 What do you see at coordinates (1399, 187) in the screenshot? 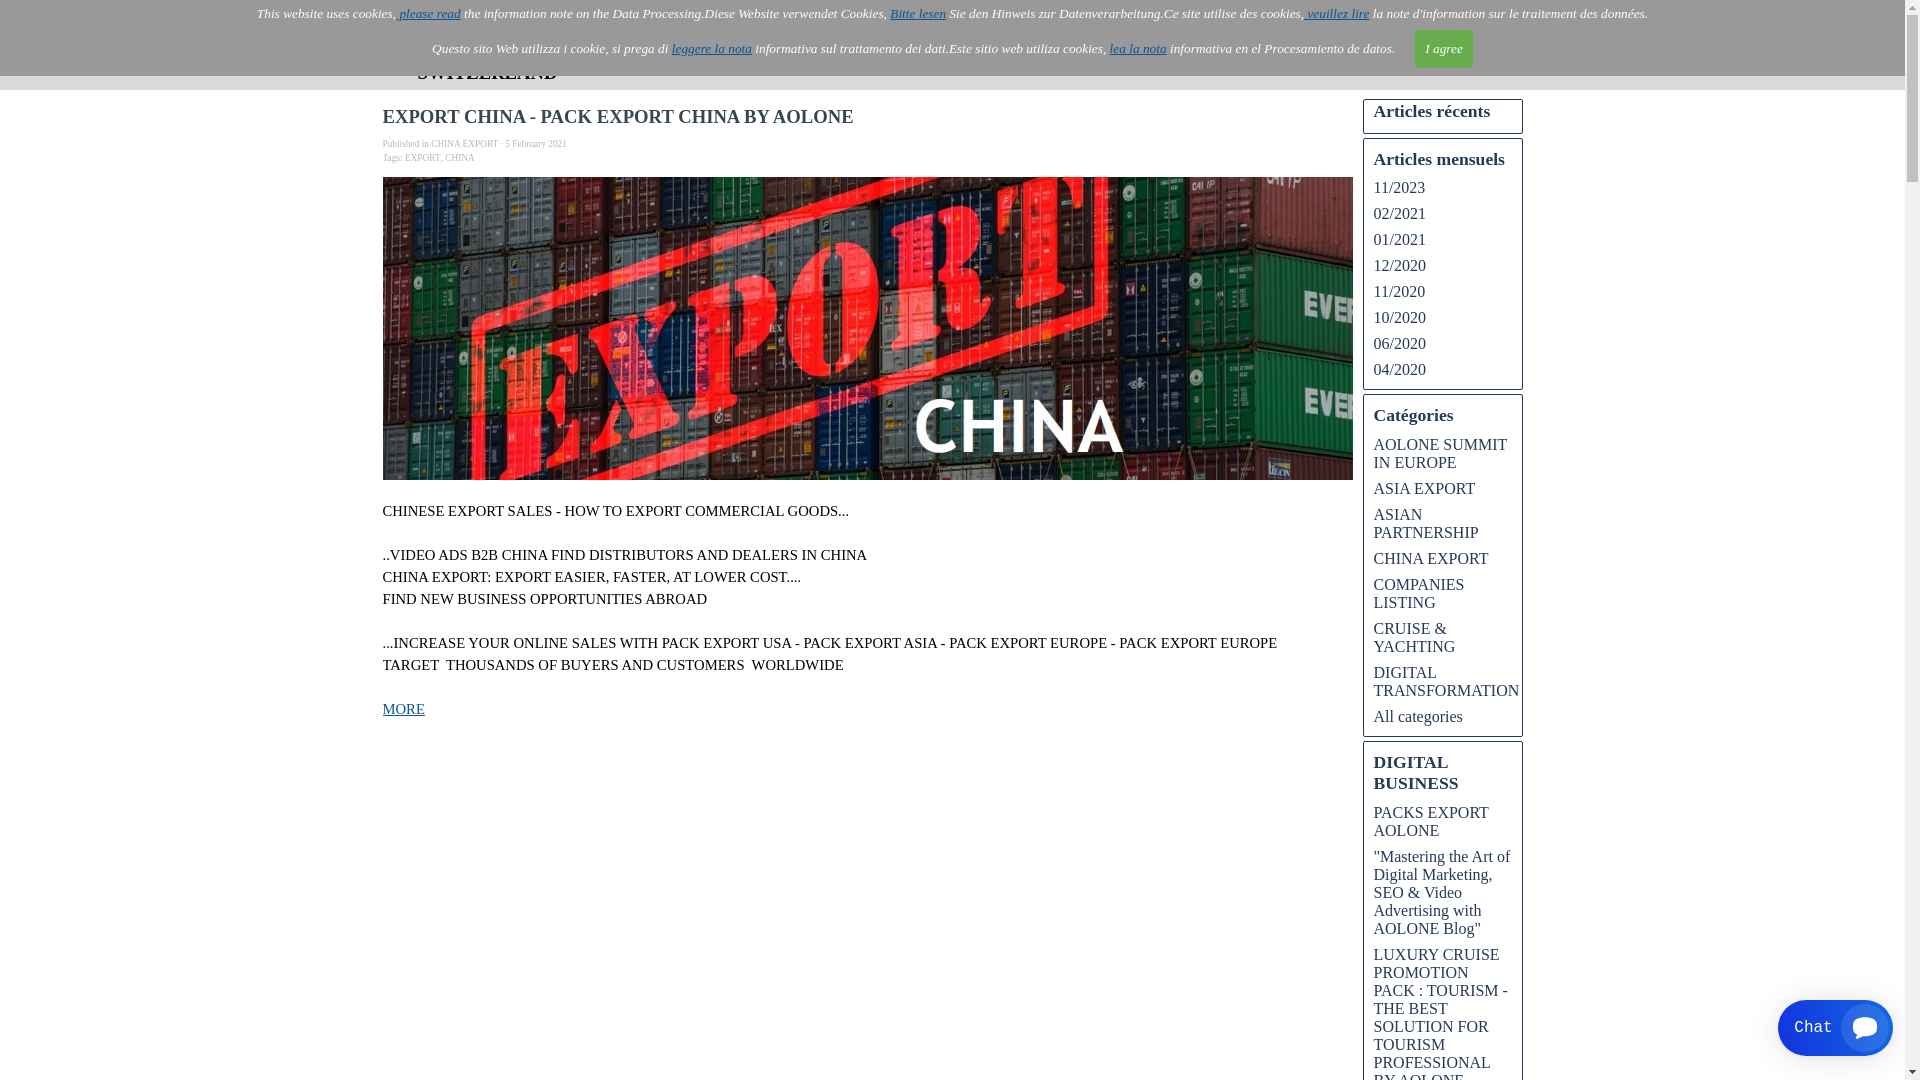
I see `'11/2023'` at bounding box center [1399, 187].